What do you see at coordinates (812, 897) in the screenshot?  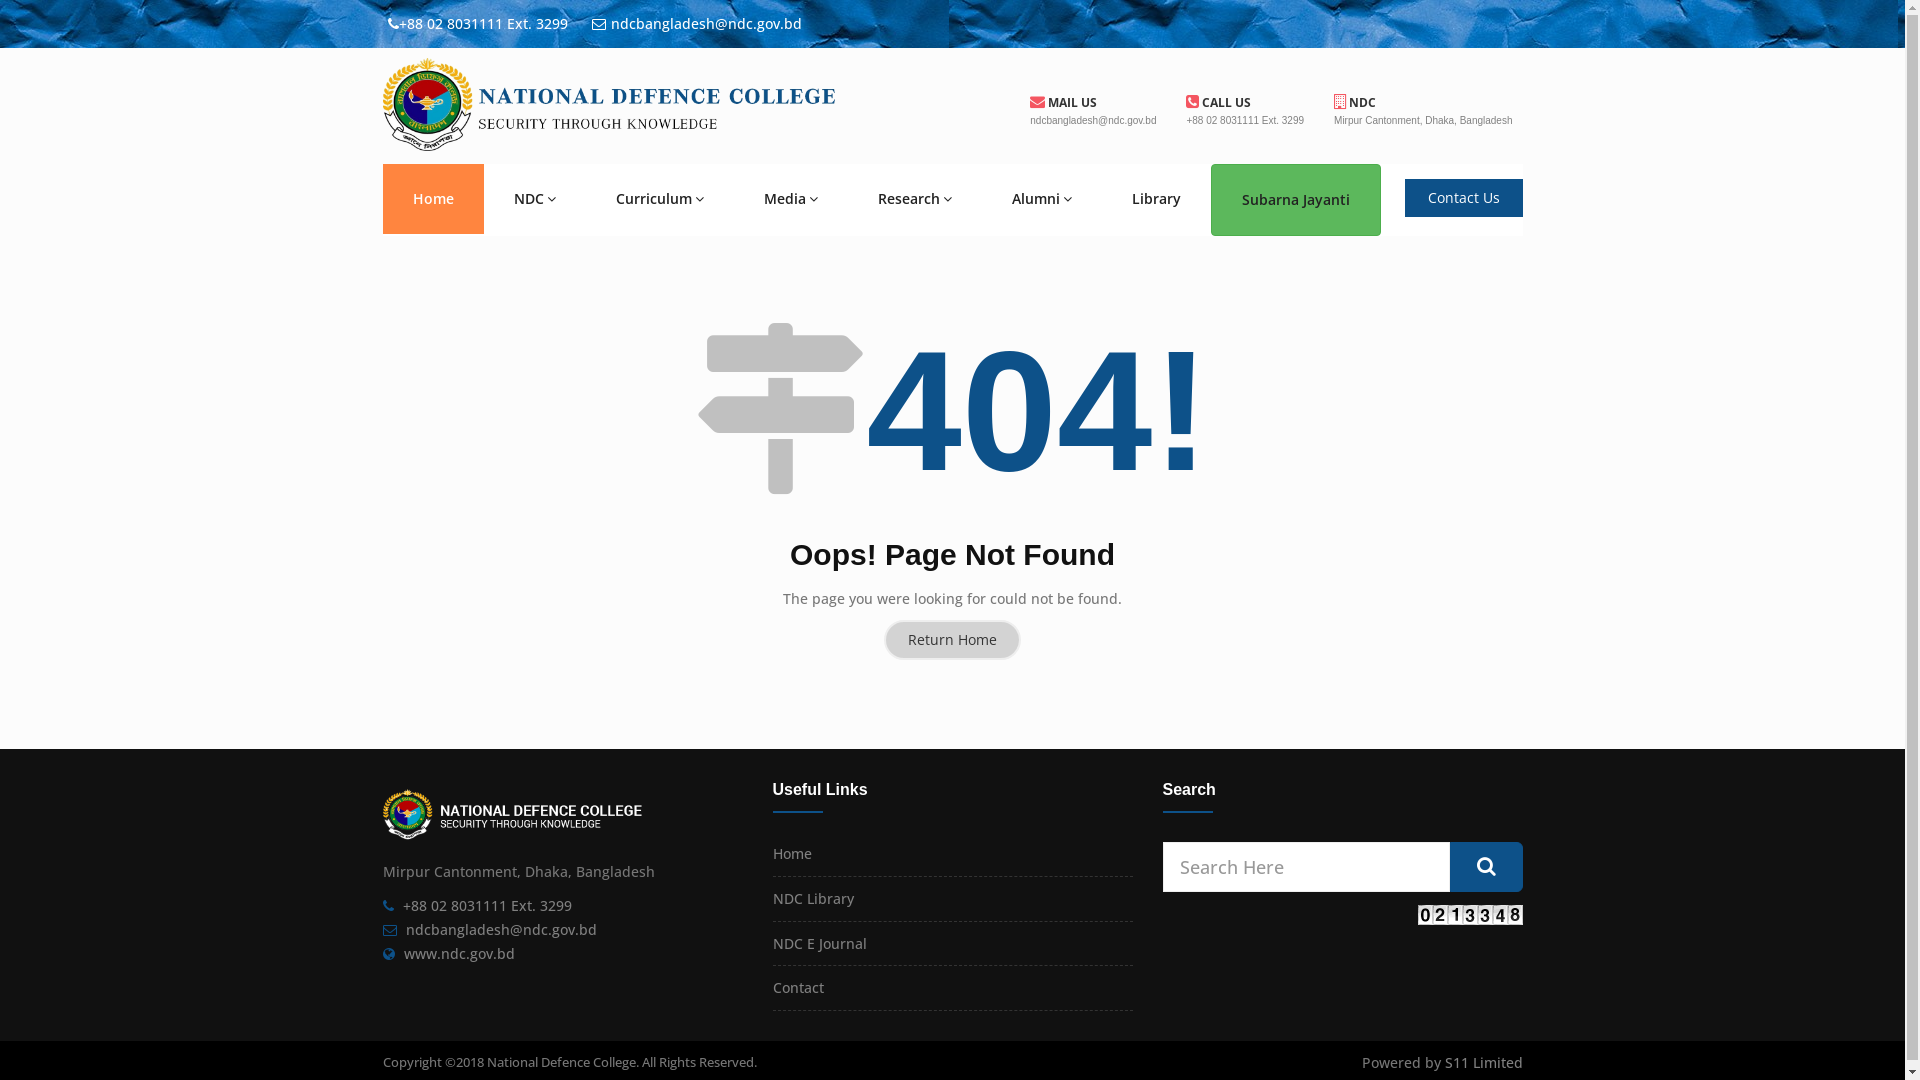 I see `'NDC Library'` at bounding box center [812, 897].